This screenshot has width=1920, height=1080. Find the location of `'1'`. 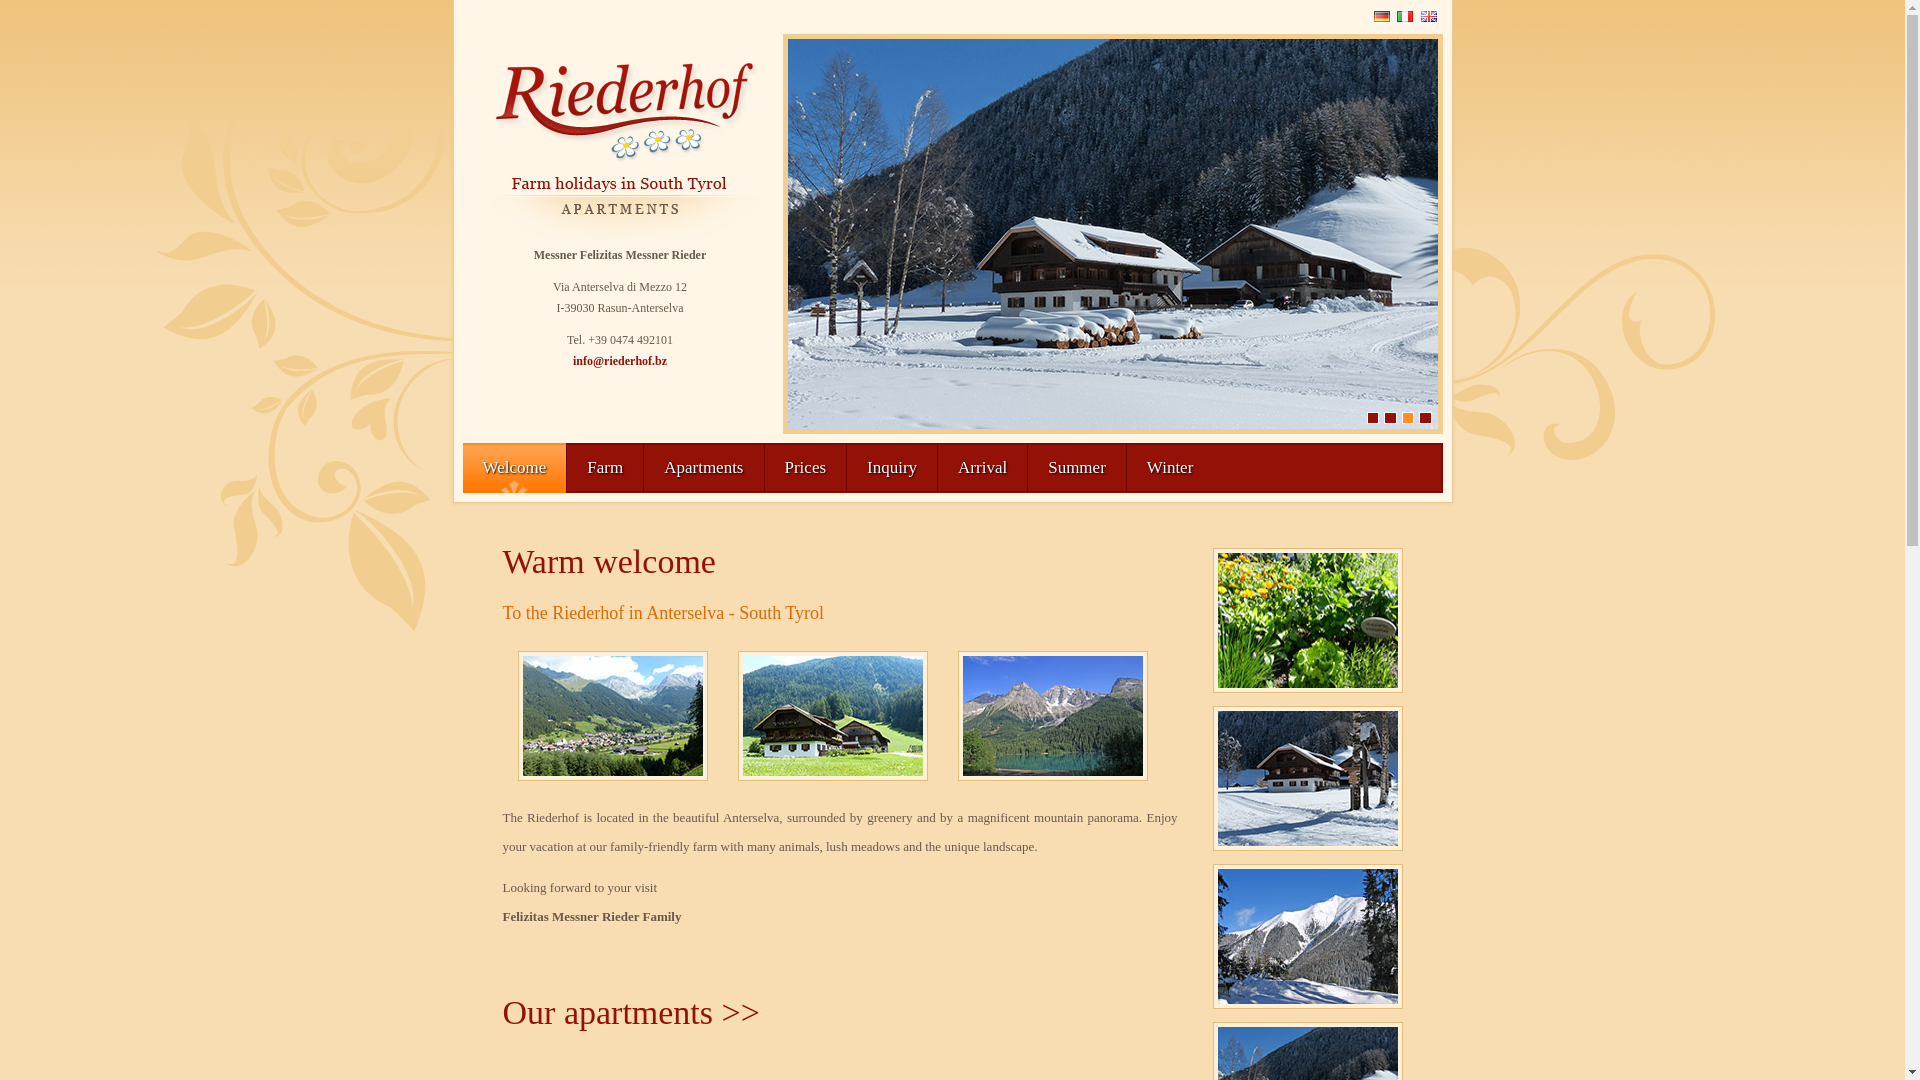

'1' is located at coordinates (1371, 416).